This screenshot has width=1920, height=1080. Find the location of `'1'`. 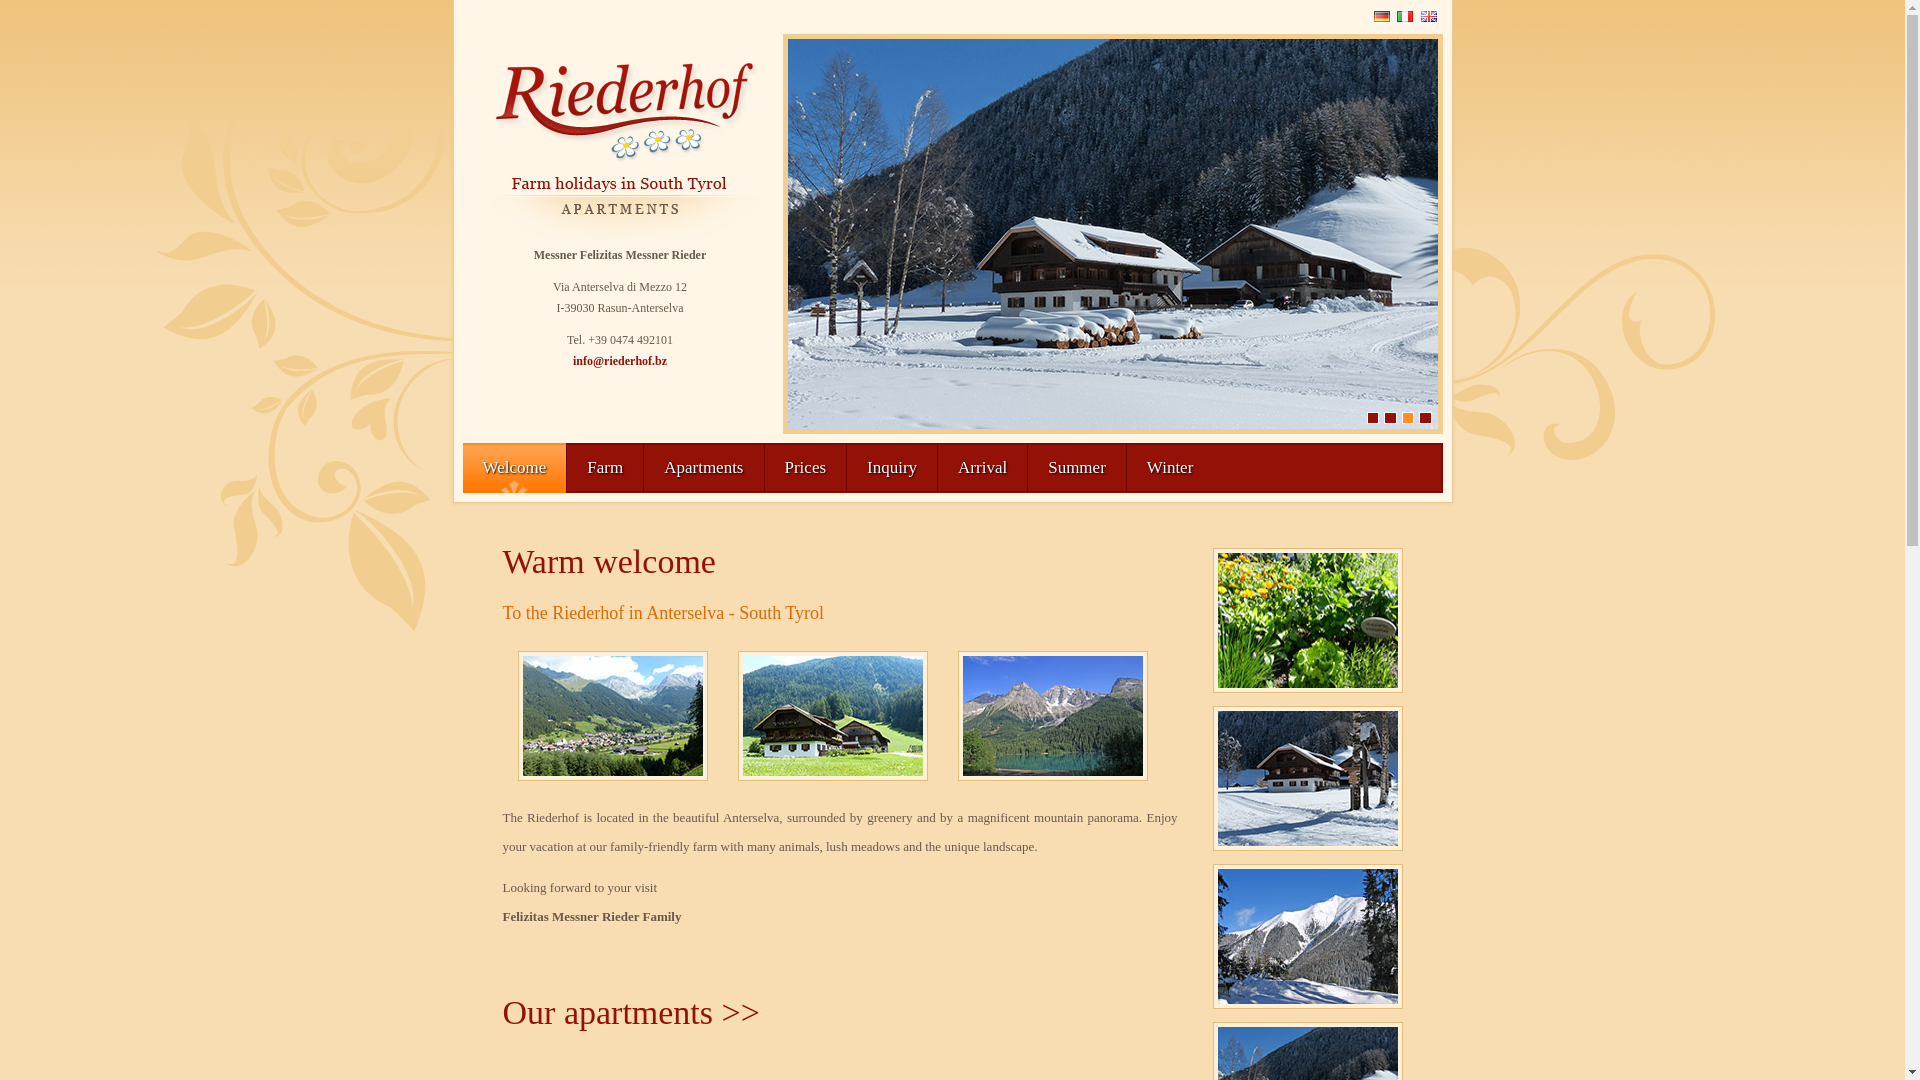

'1' is located at coordinates (1371, 416).